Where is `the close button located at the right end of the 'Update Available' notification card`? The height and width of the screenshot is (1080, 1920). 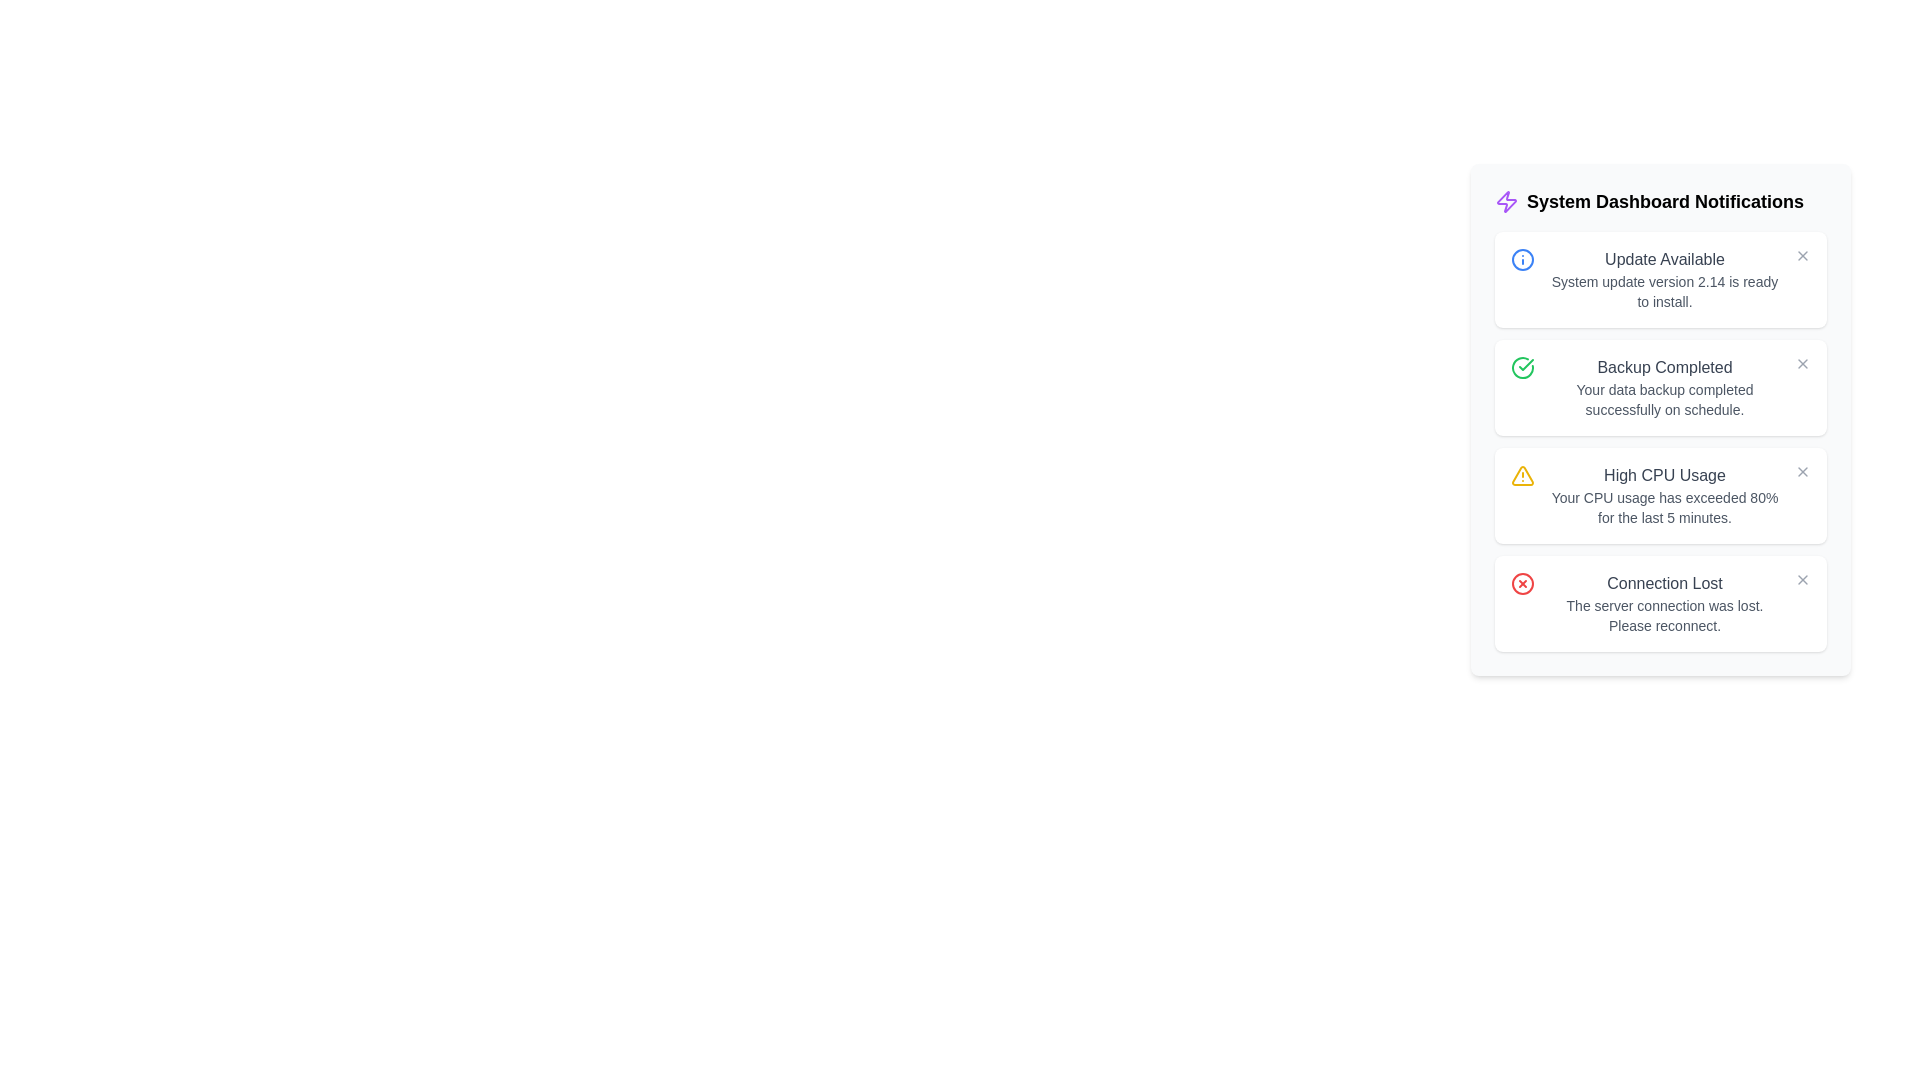
the close button located at the right end of the 'Update Available' notification card is located at coordinates (1803, 254).